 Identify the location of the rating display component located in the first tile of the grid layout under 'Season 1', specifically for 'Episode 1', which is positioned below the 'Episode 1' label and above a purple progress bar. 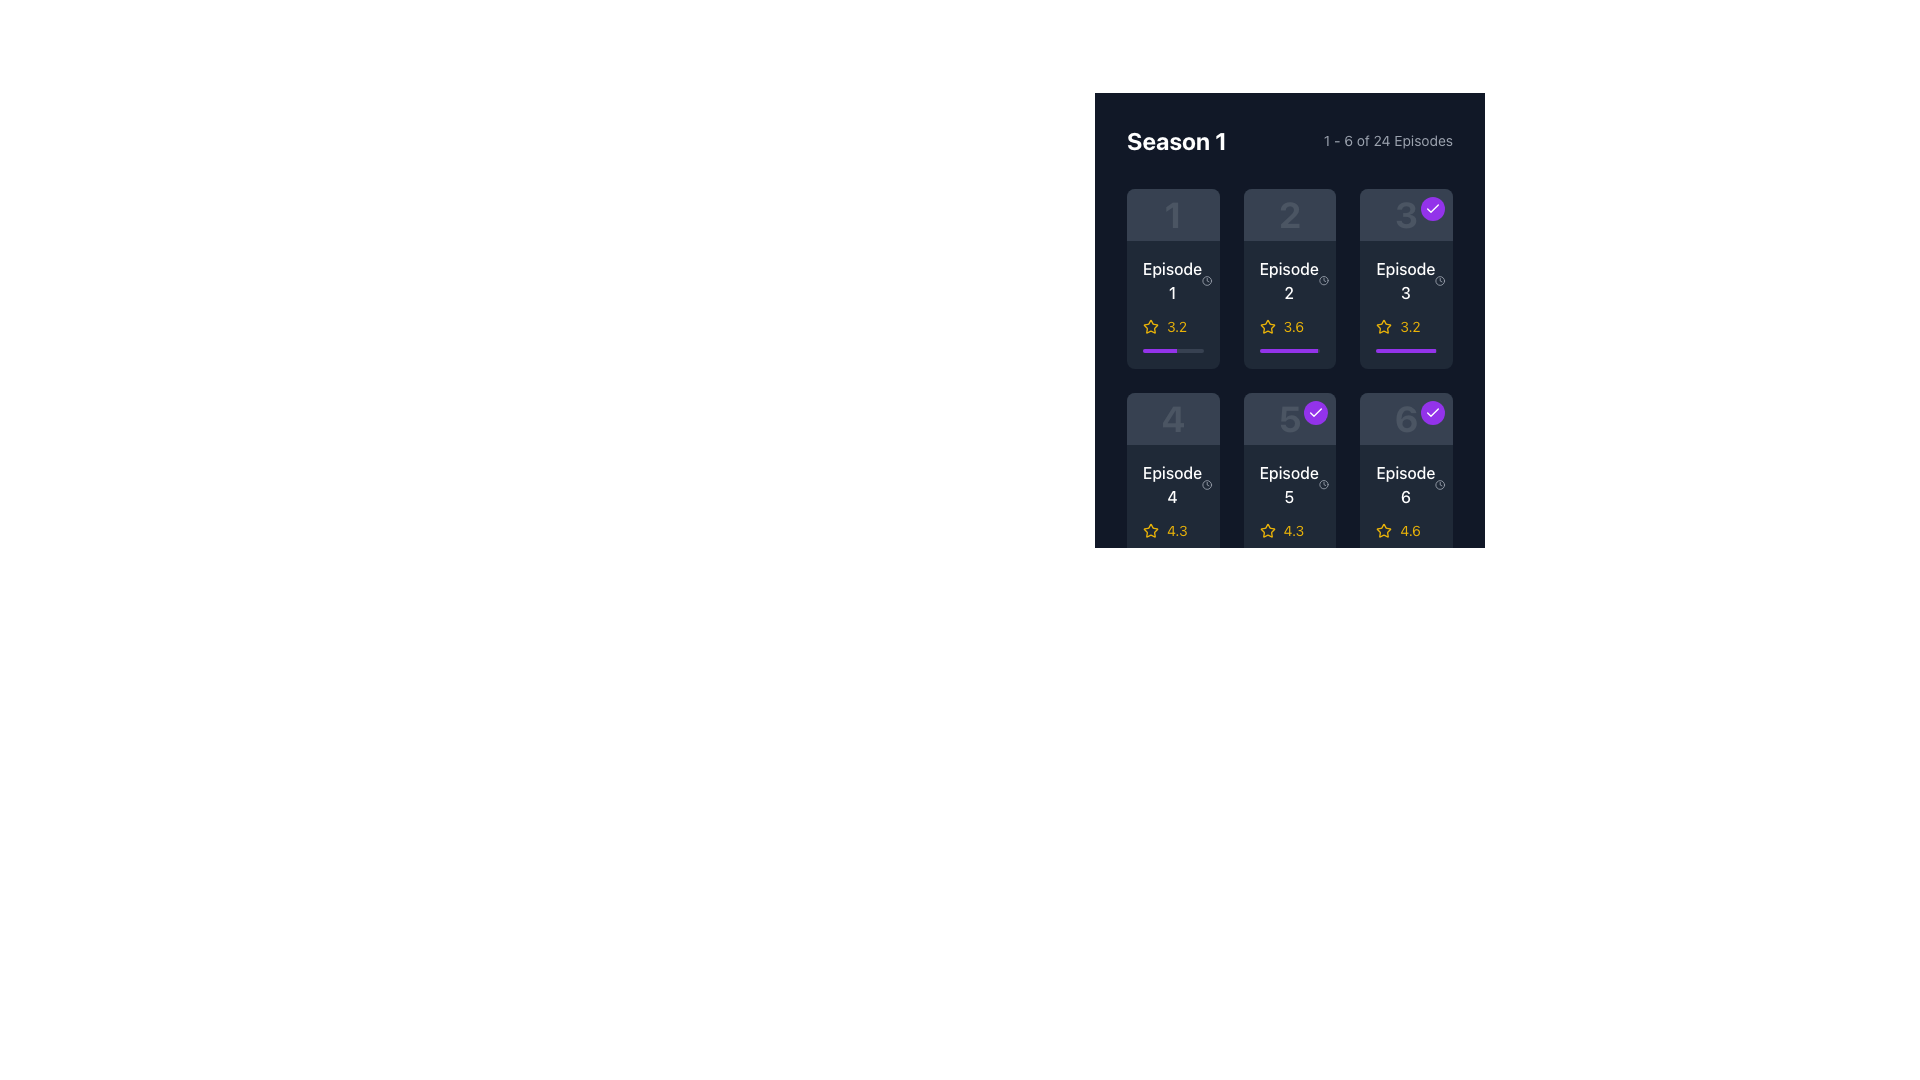
(1173, 326).